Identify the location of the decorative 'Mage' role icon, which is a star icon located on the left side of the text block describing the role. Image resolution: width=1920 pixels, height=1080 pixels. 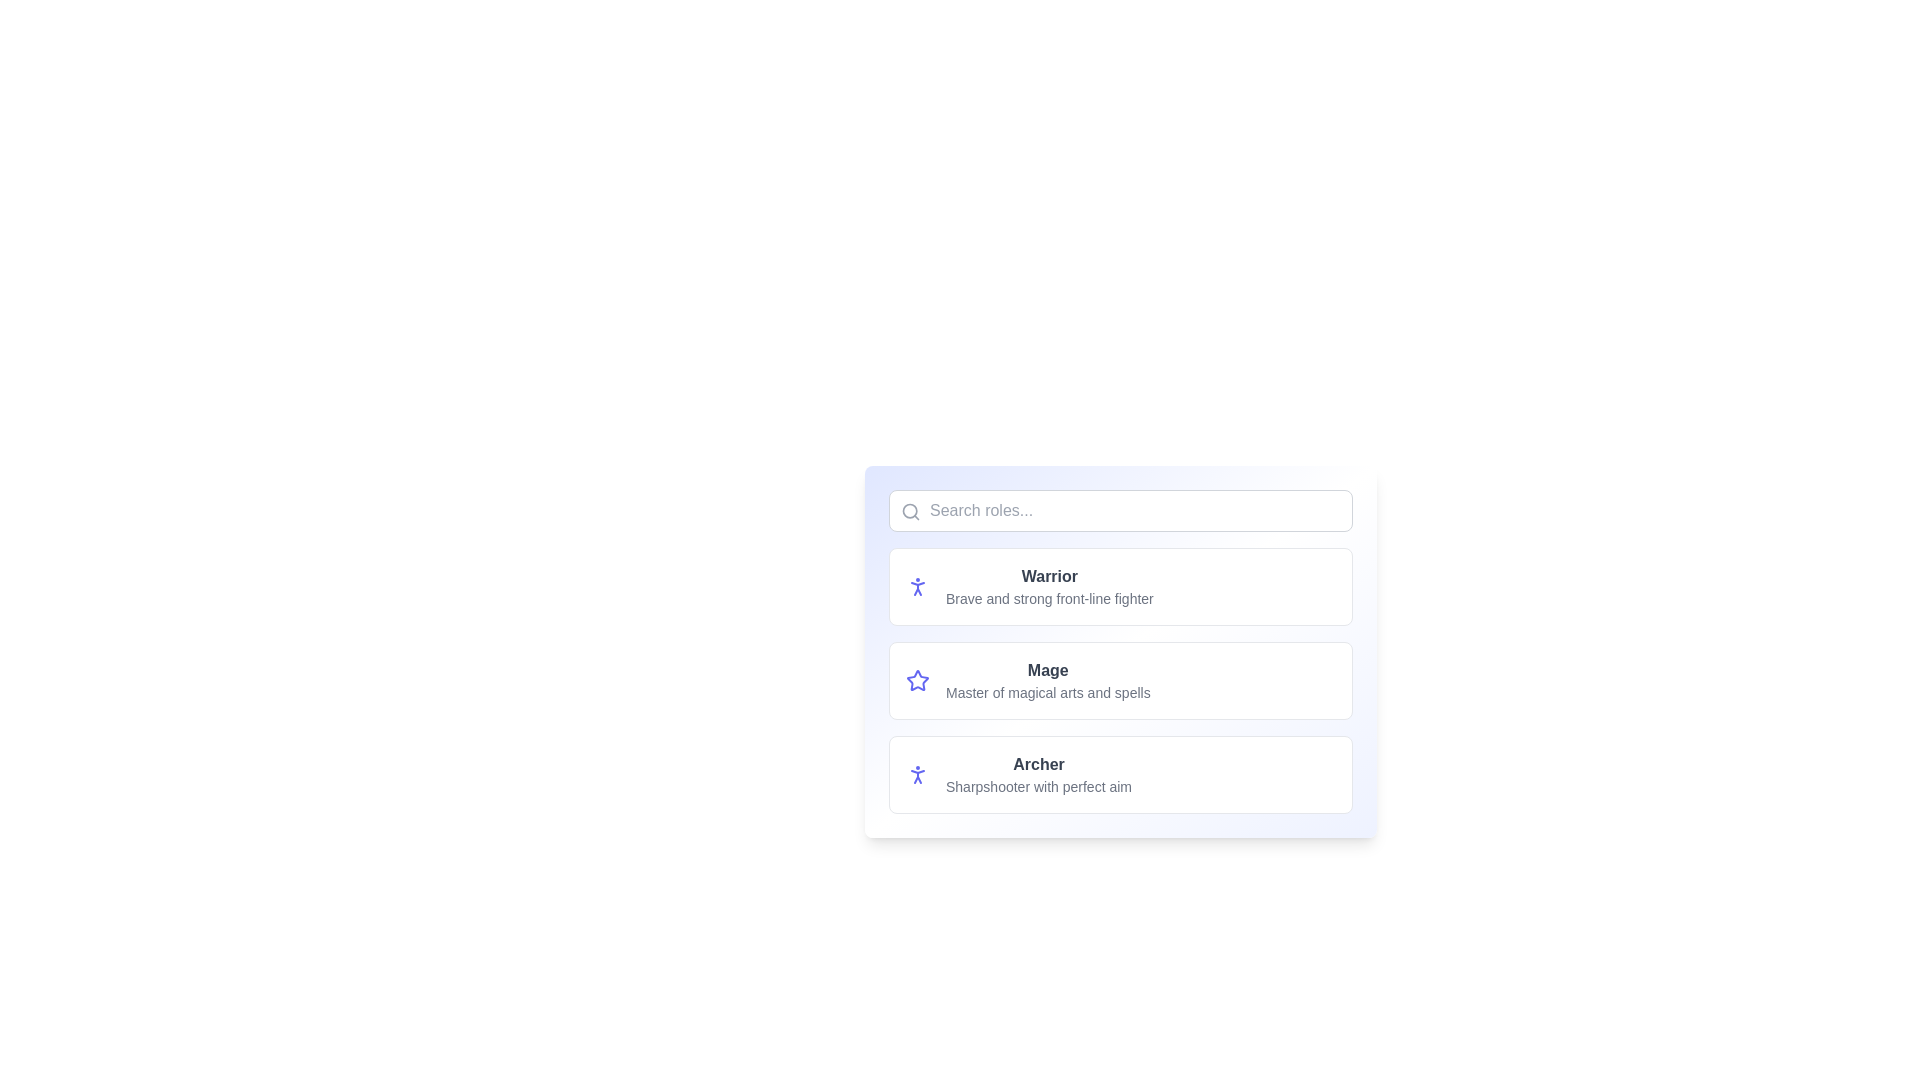
(916, 680).